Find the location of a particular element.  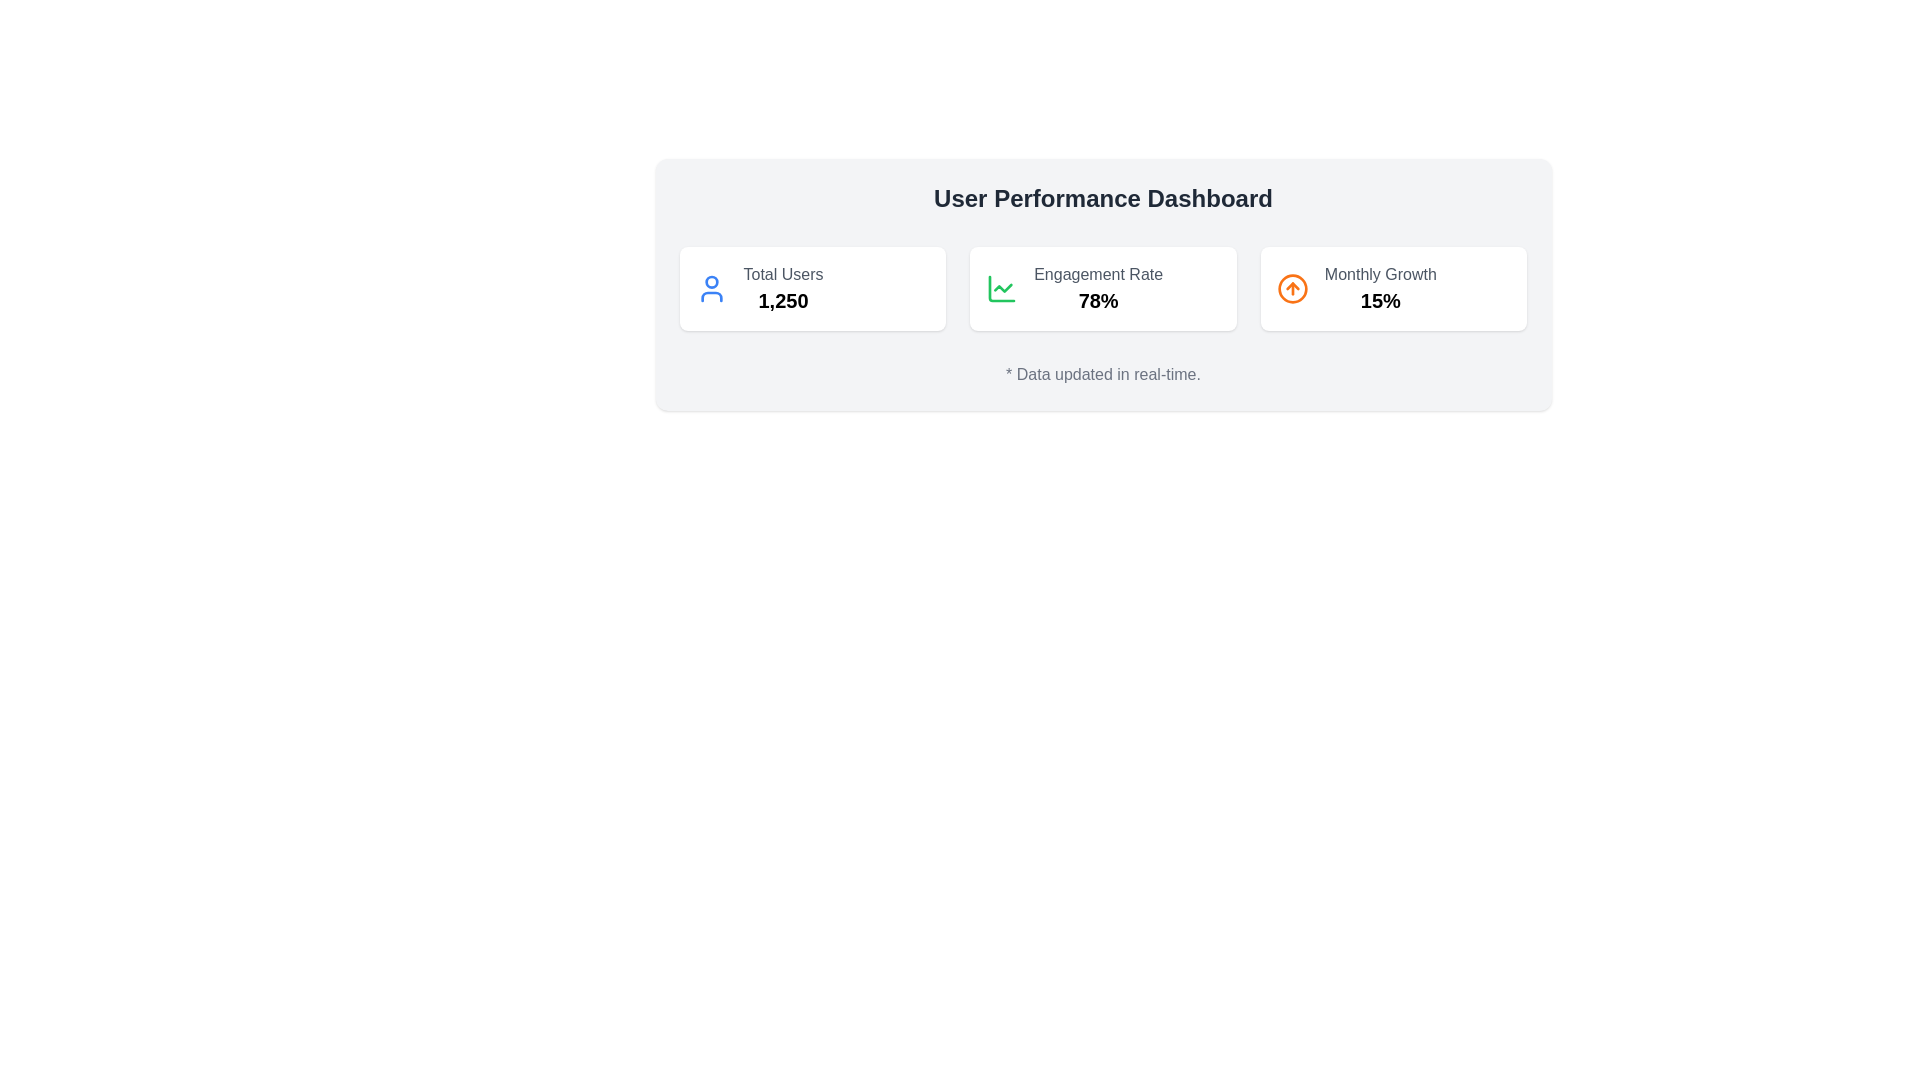

engagement rate displayed in the text label located in the middle of a three-column layout, bordered by 'Total Users' on the left and 'Monthly Growth' on the right is located at coordinates (1097, 289).